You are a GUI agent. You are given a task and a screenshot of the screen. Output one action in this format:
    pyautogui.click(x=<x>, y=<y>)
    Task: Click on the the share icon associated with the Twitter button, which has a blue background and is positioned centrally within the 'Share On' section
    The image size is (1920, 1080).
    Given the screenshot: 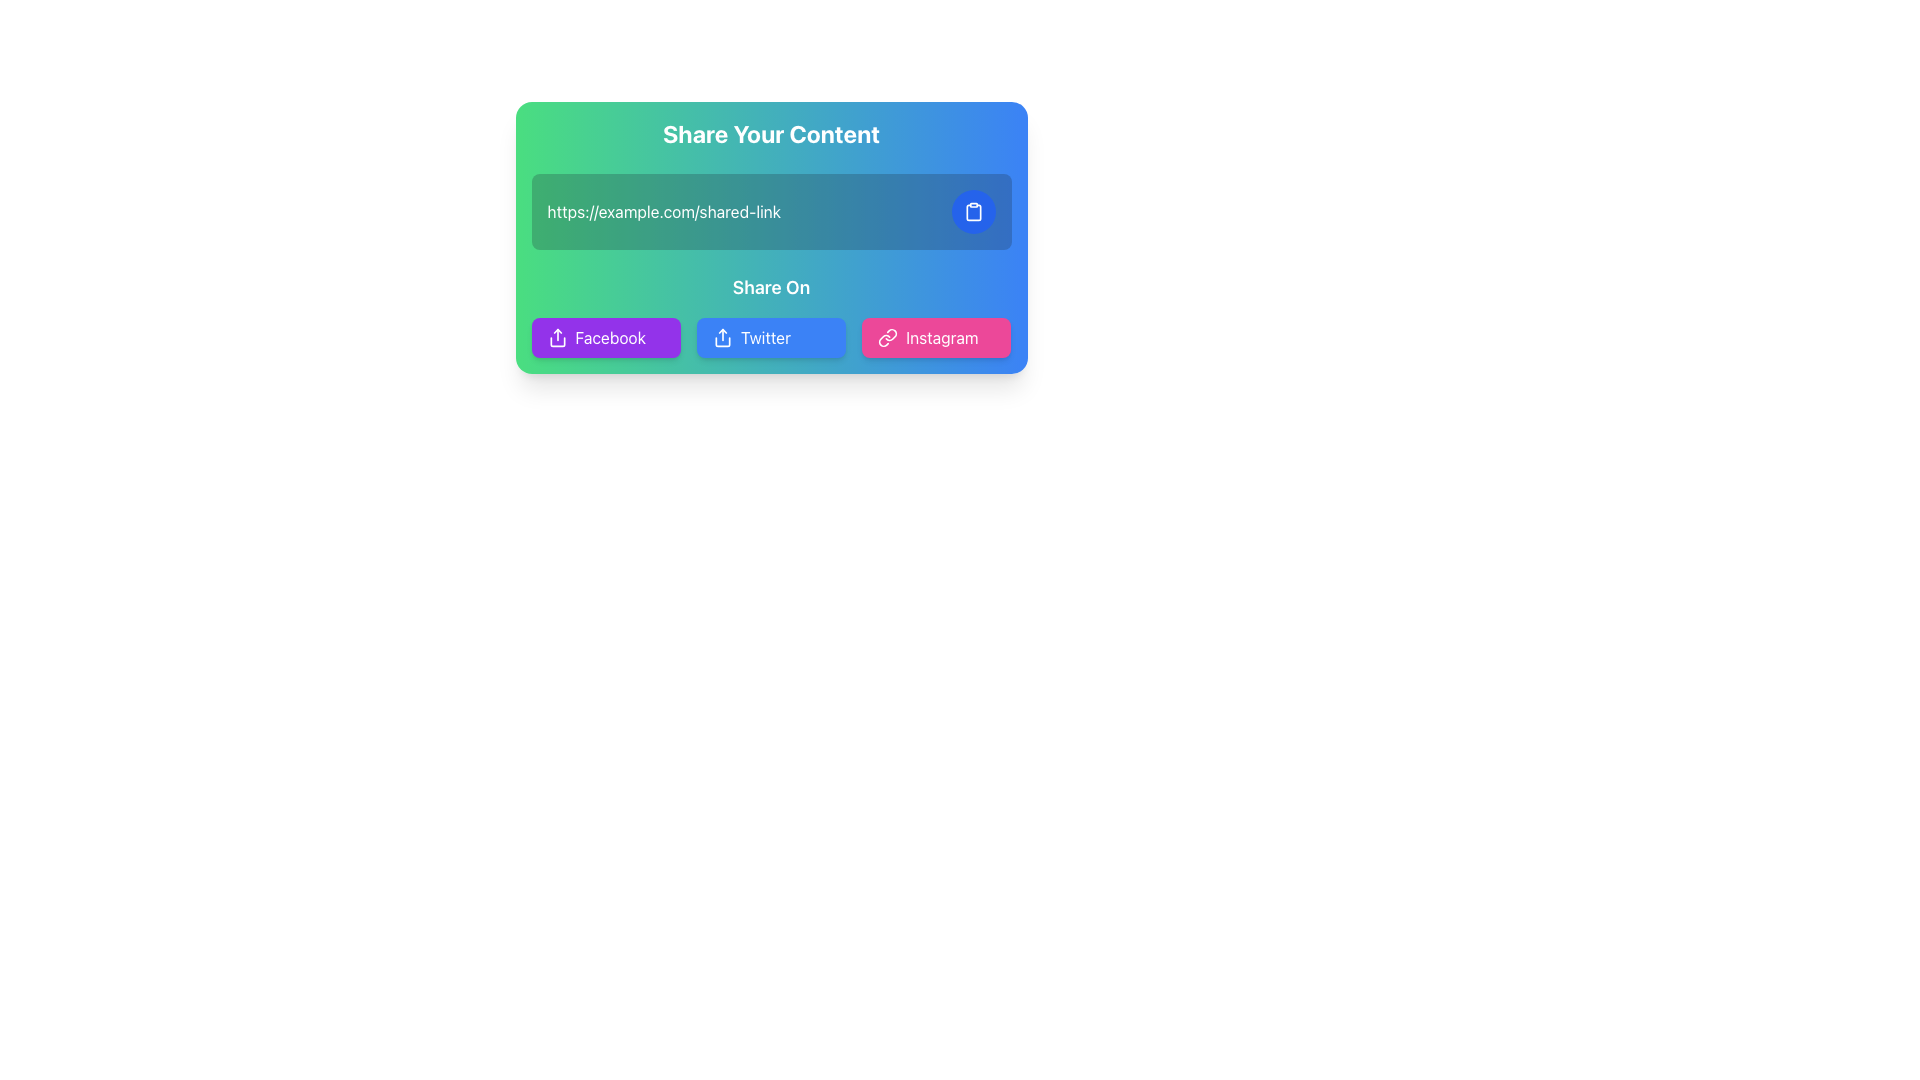 What is the action you would take?
    pyautogui.click(x=721, y=337)
    